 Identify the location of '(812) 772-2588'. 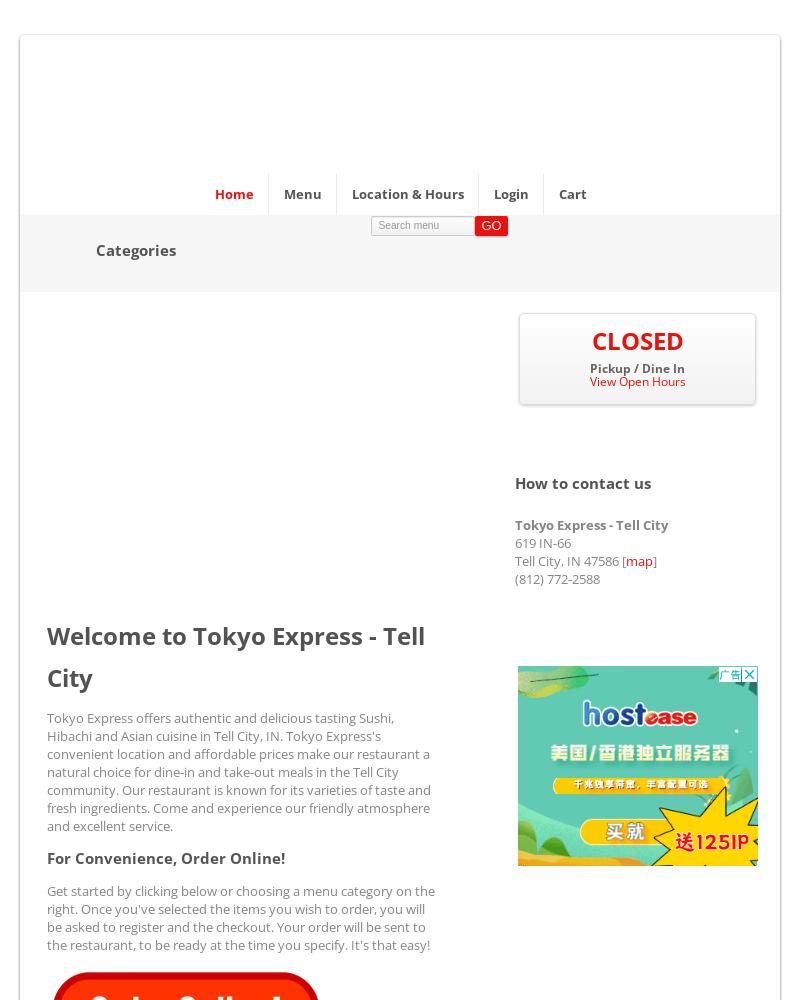
(557, 577).